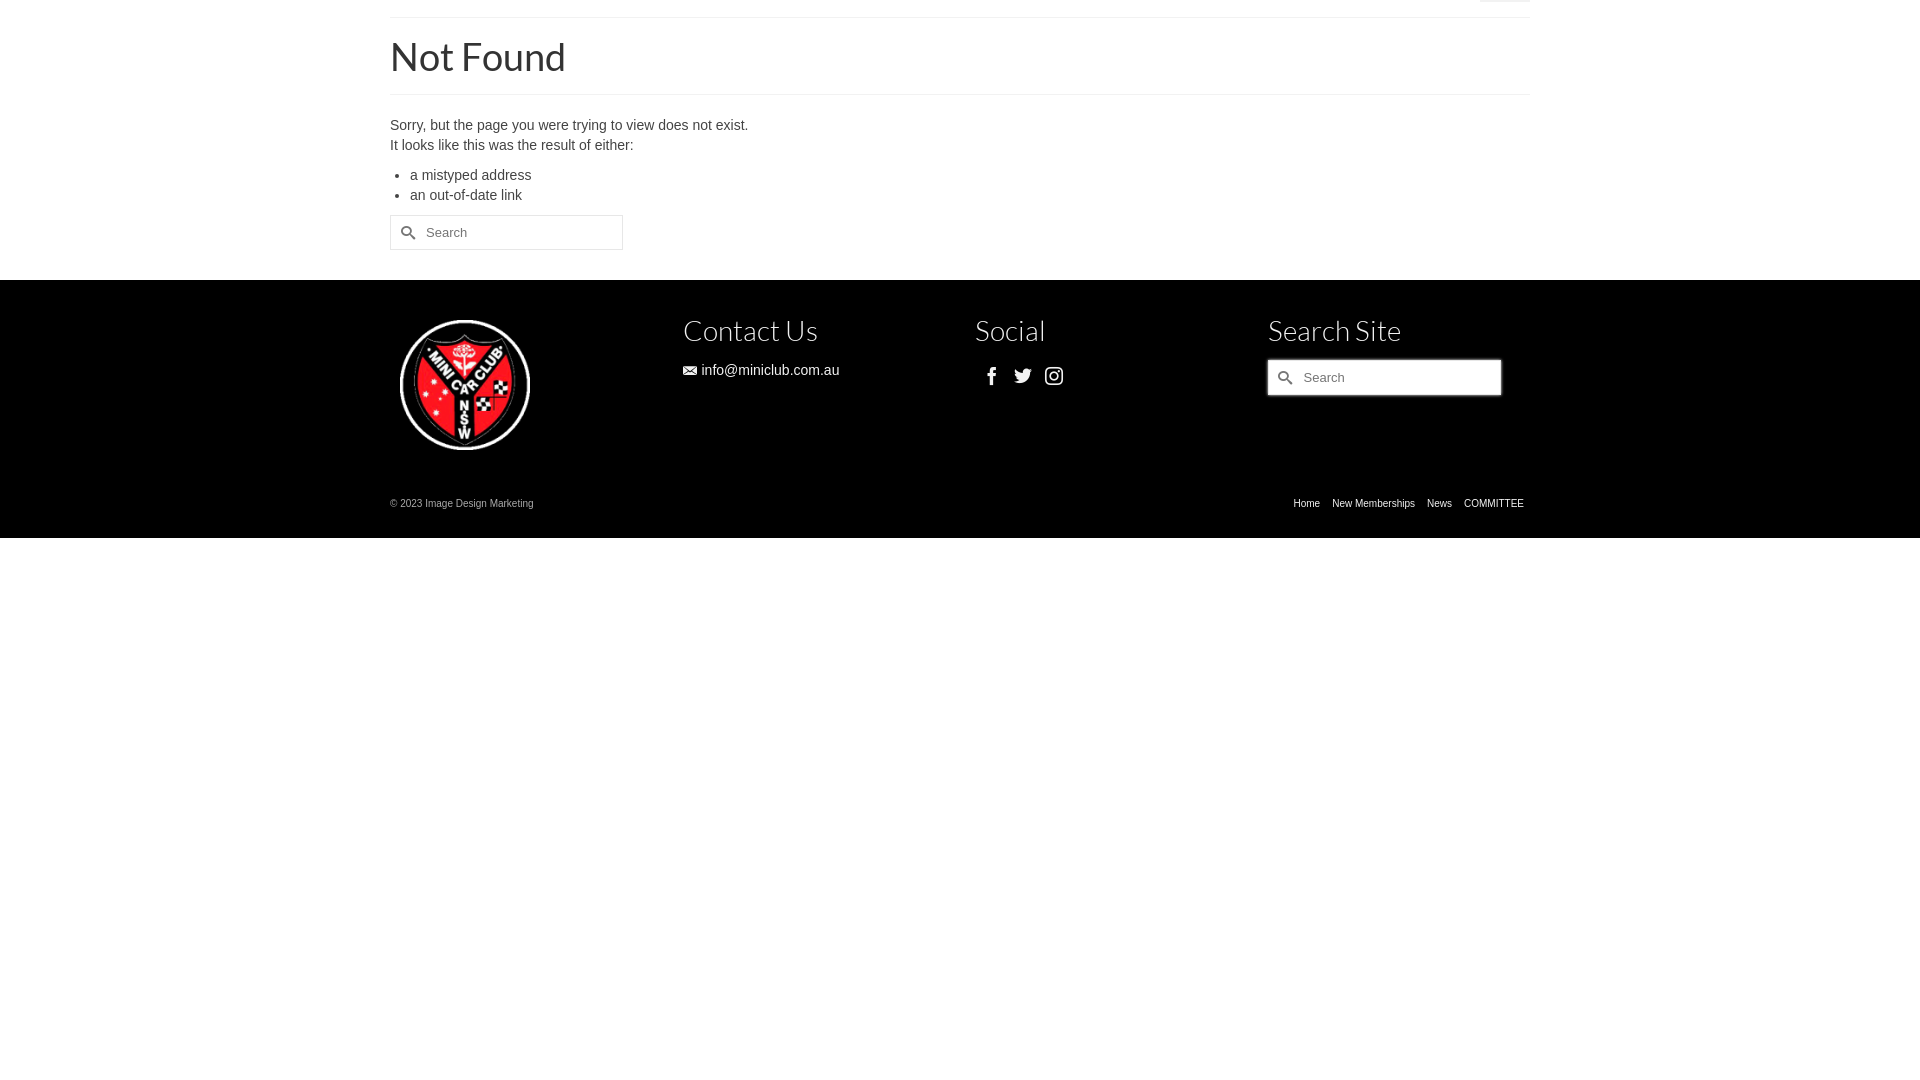 The height and width of the screenshot is (1080, 1920). I want to click on 'News', so click(1438, 503).